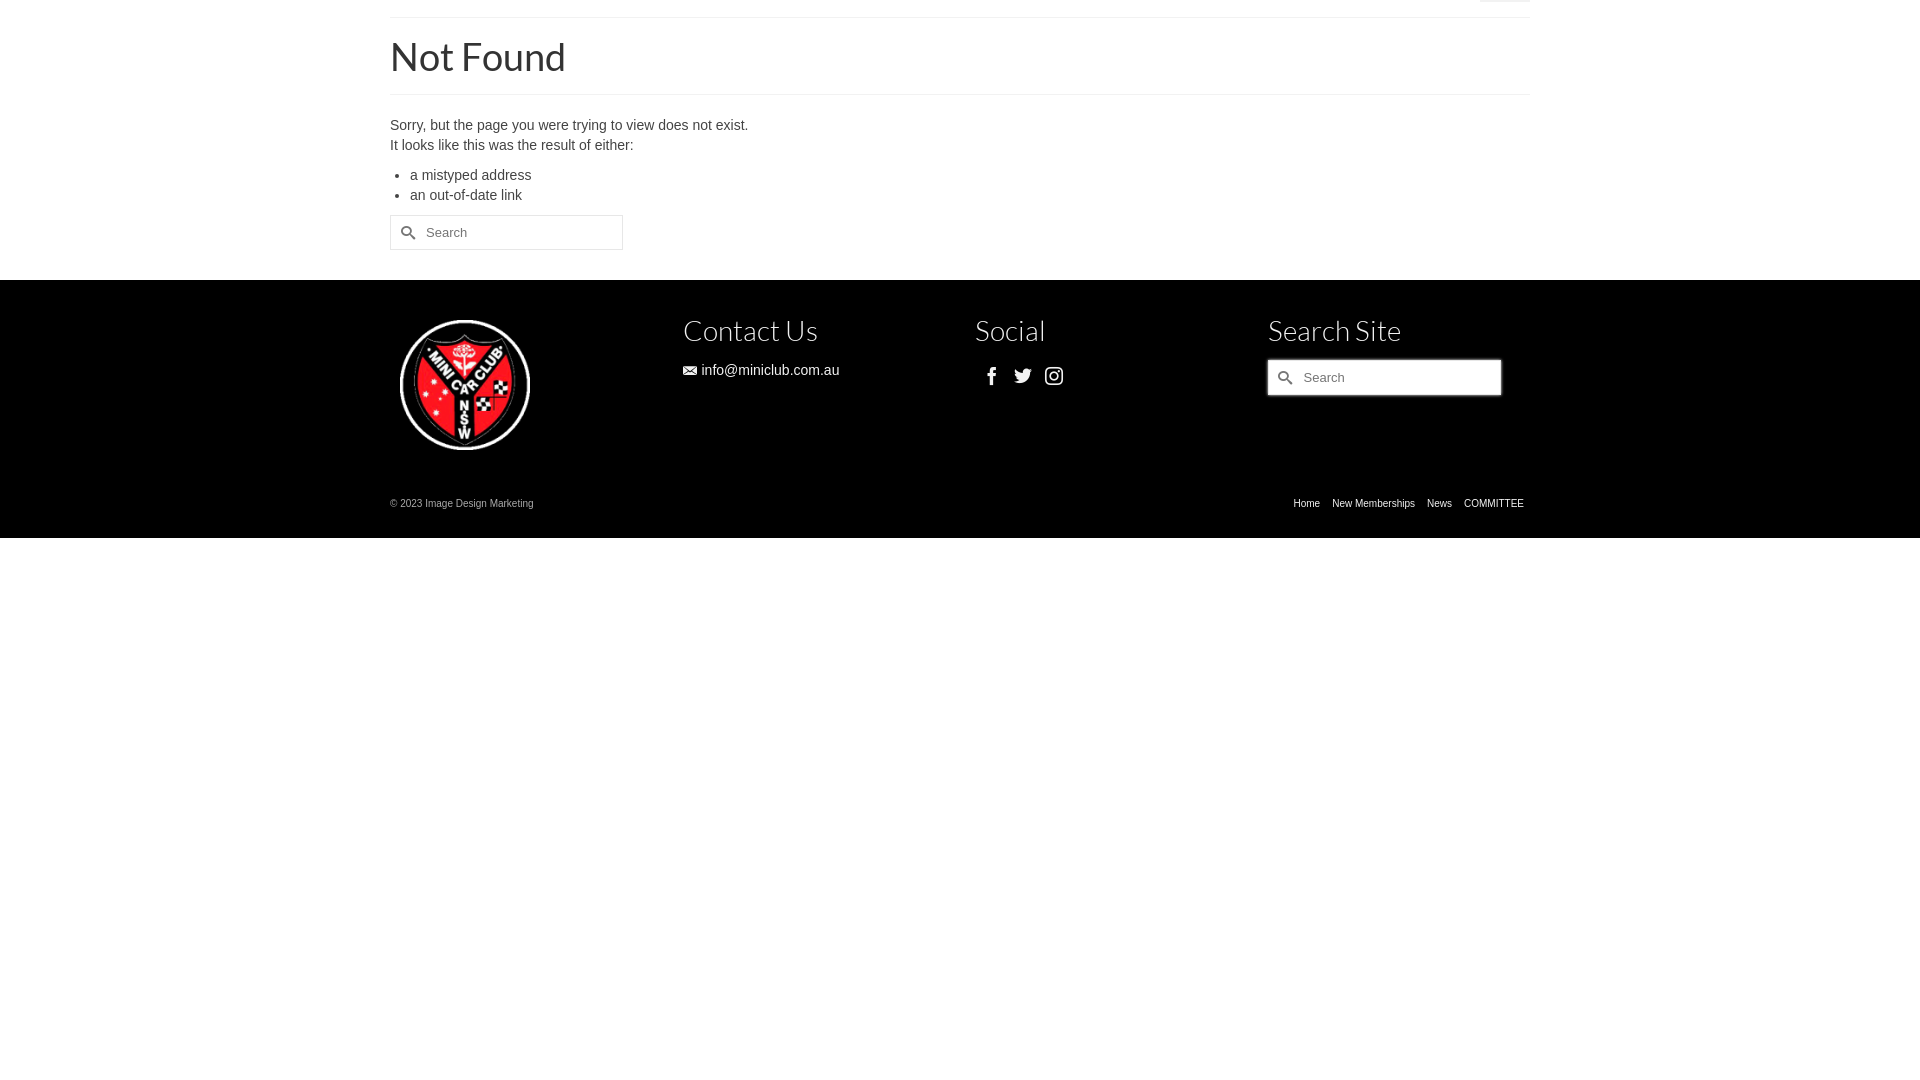 The height and width of the screenshot is (1080, 1920). I want to click on 'News', so click(1438, 503).